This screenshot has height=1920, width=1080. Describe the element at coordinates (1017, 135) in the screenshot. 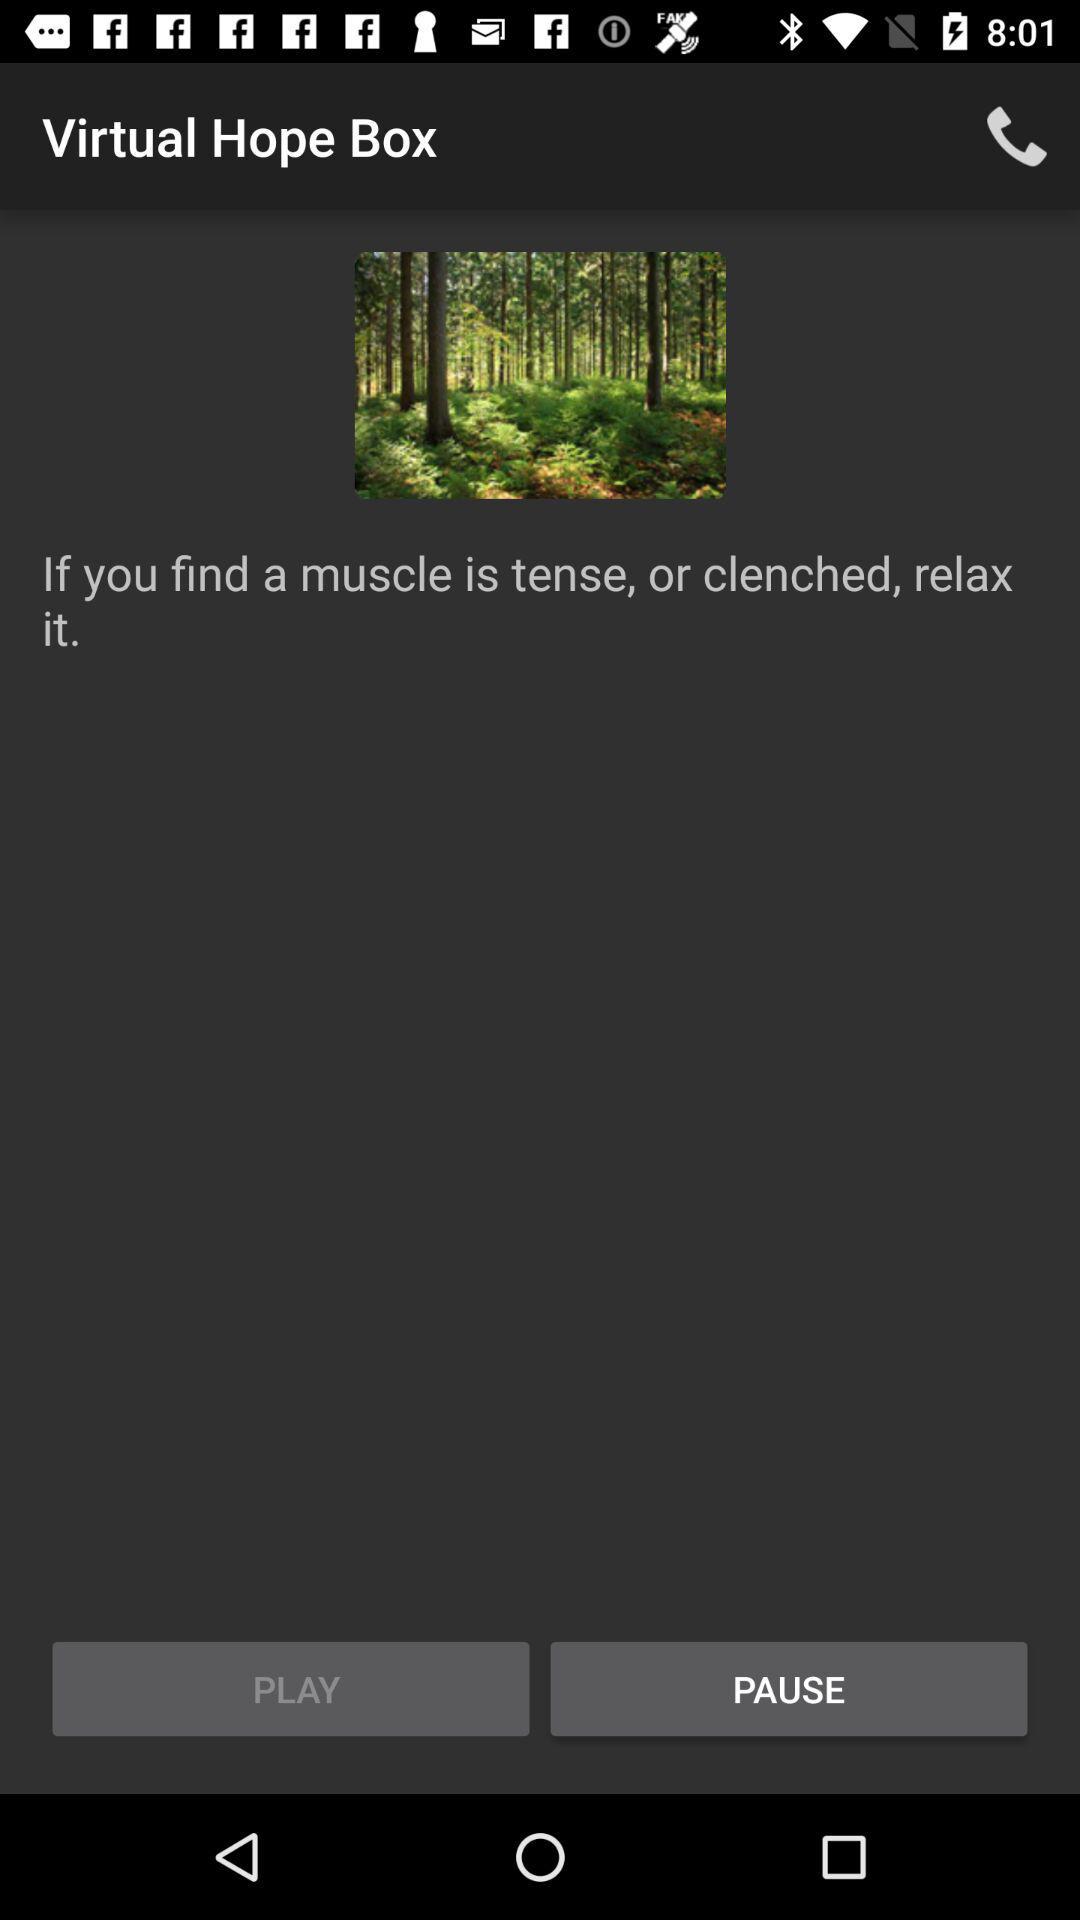

I see `icon at the top right corner` at that location.